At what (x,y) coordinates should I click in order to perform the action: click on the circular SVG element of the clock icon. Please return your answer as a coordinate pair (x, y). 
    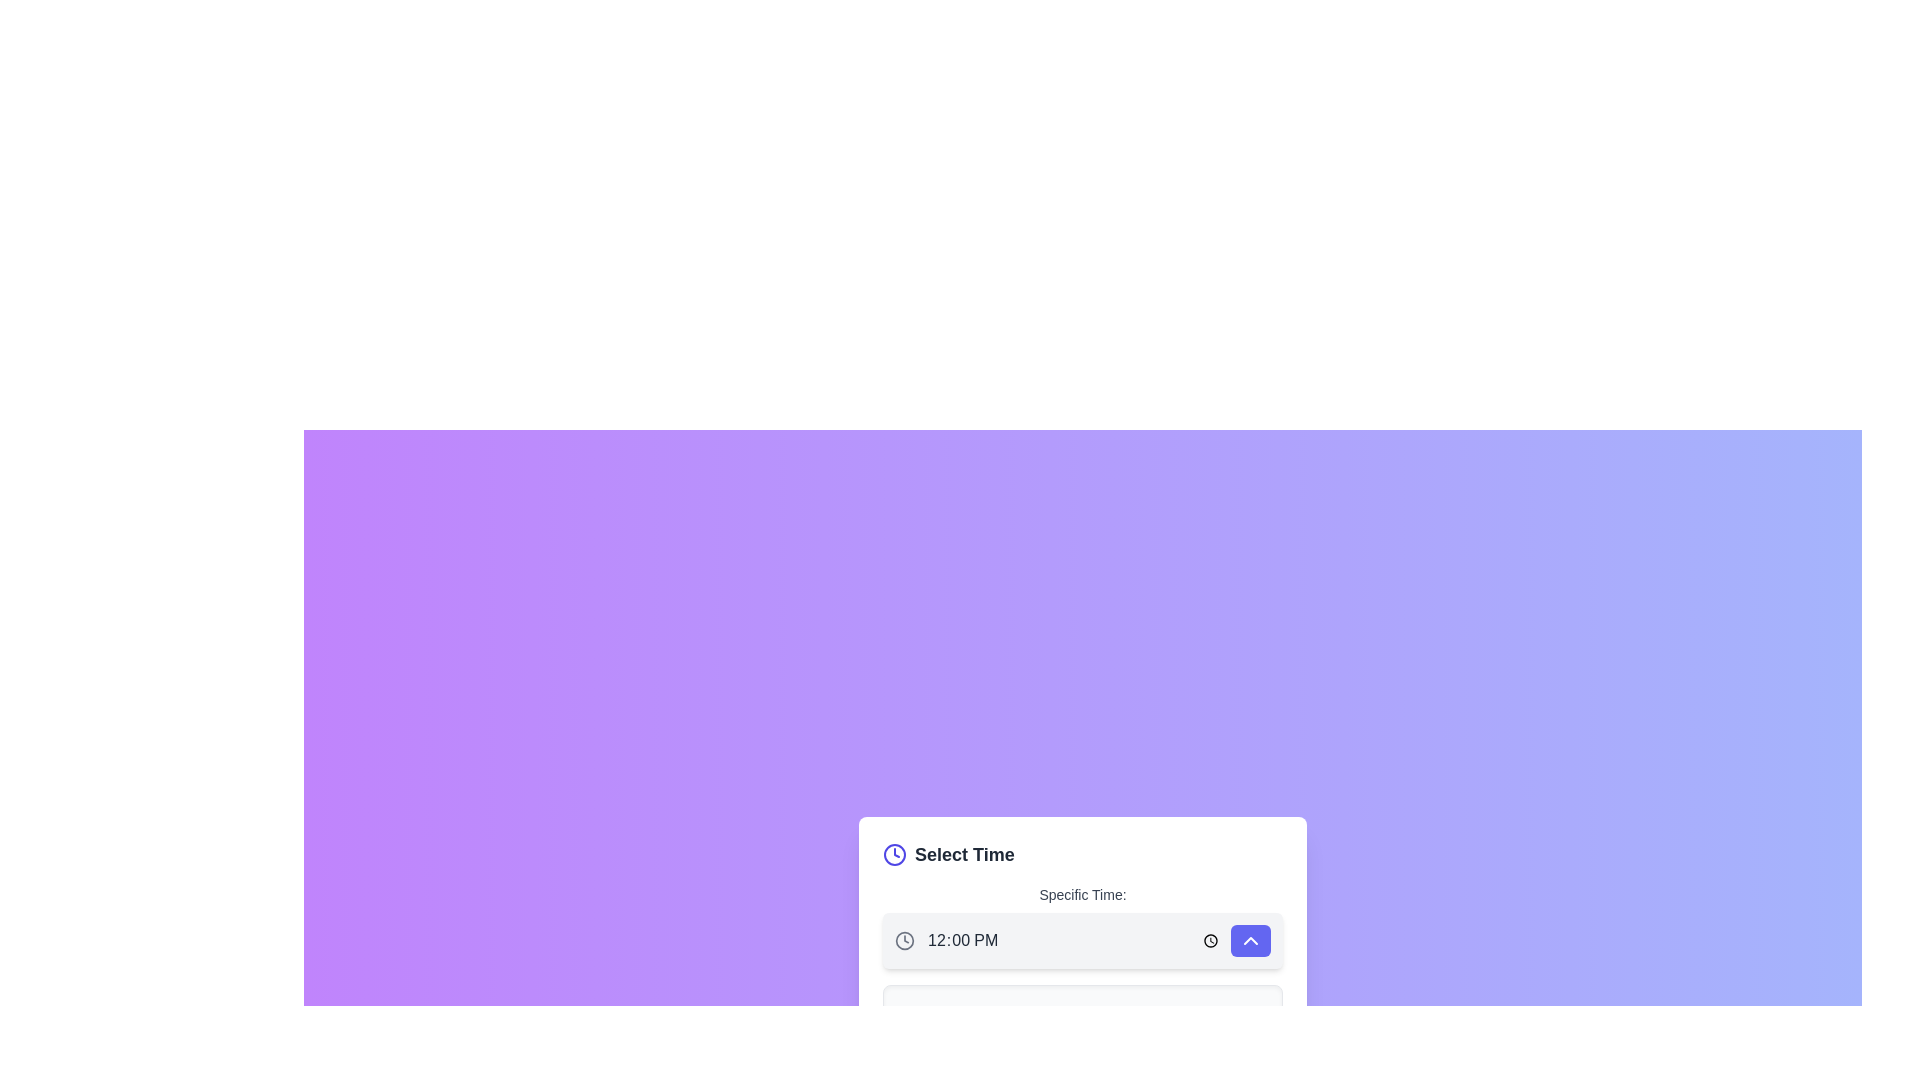
    Looking at the image, I should click on (893, 855).